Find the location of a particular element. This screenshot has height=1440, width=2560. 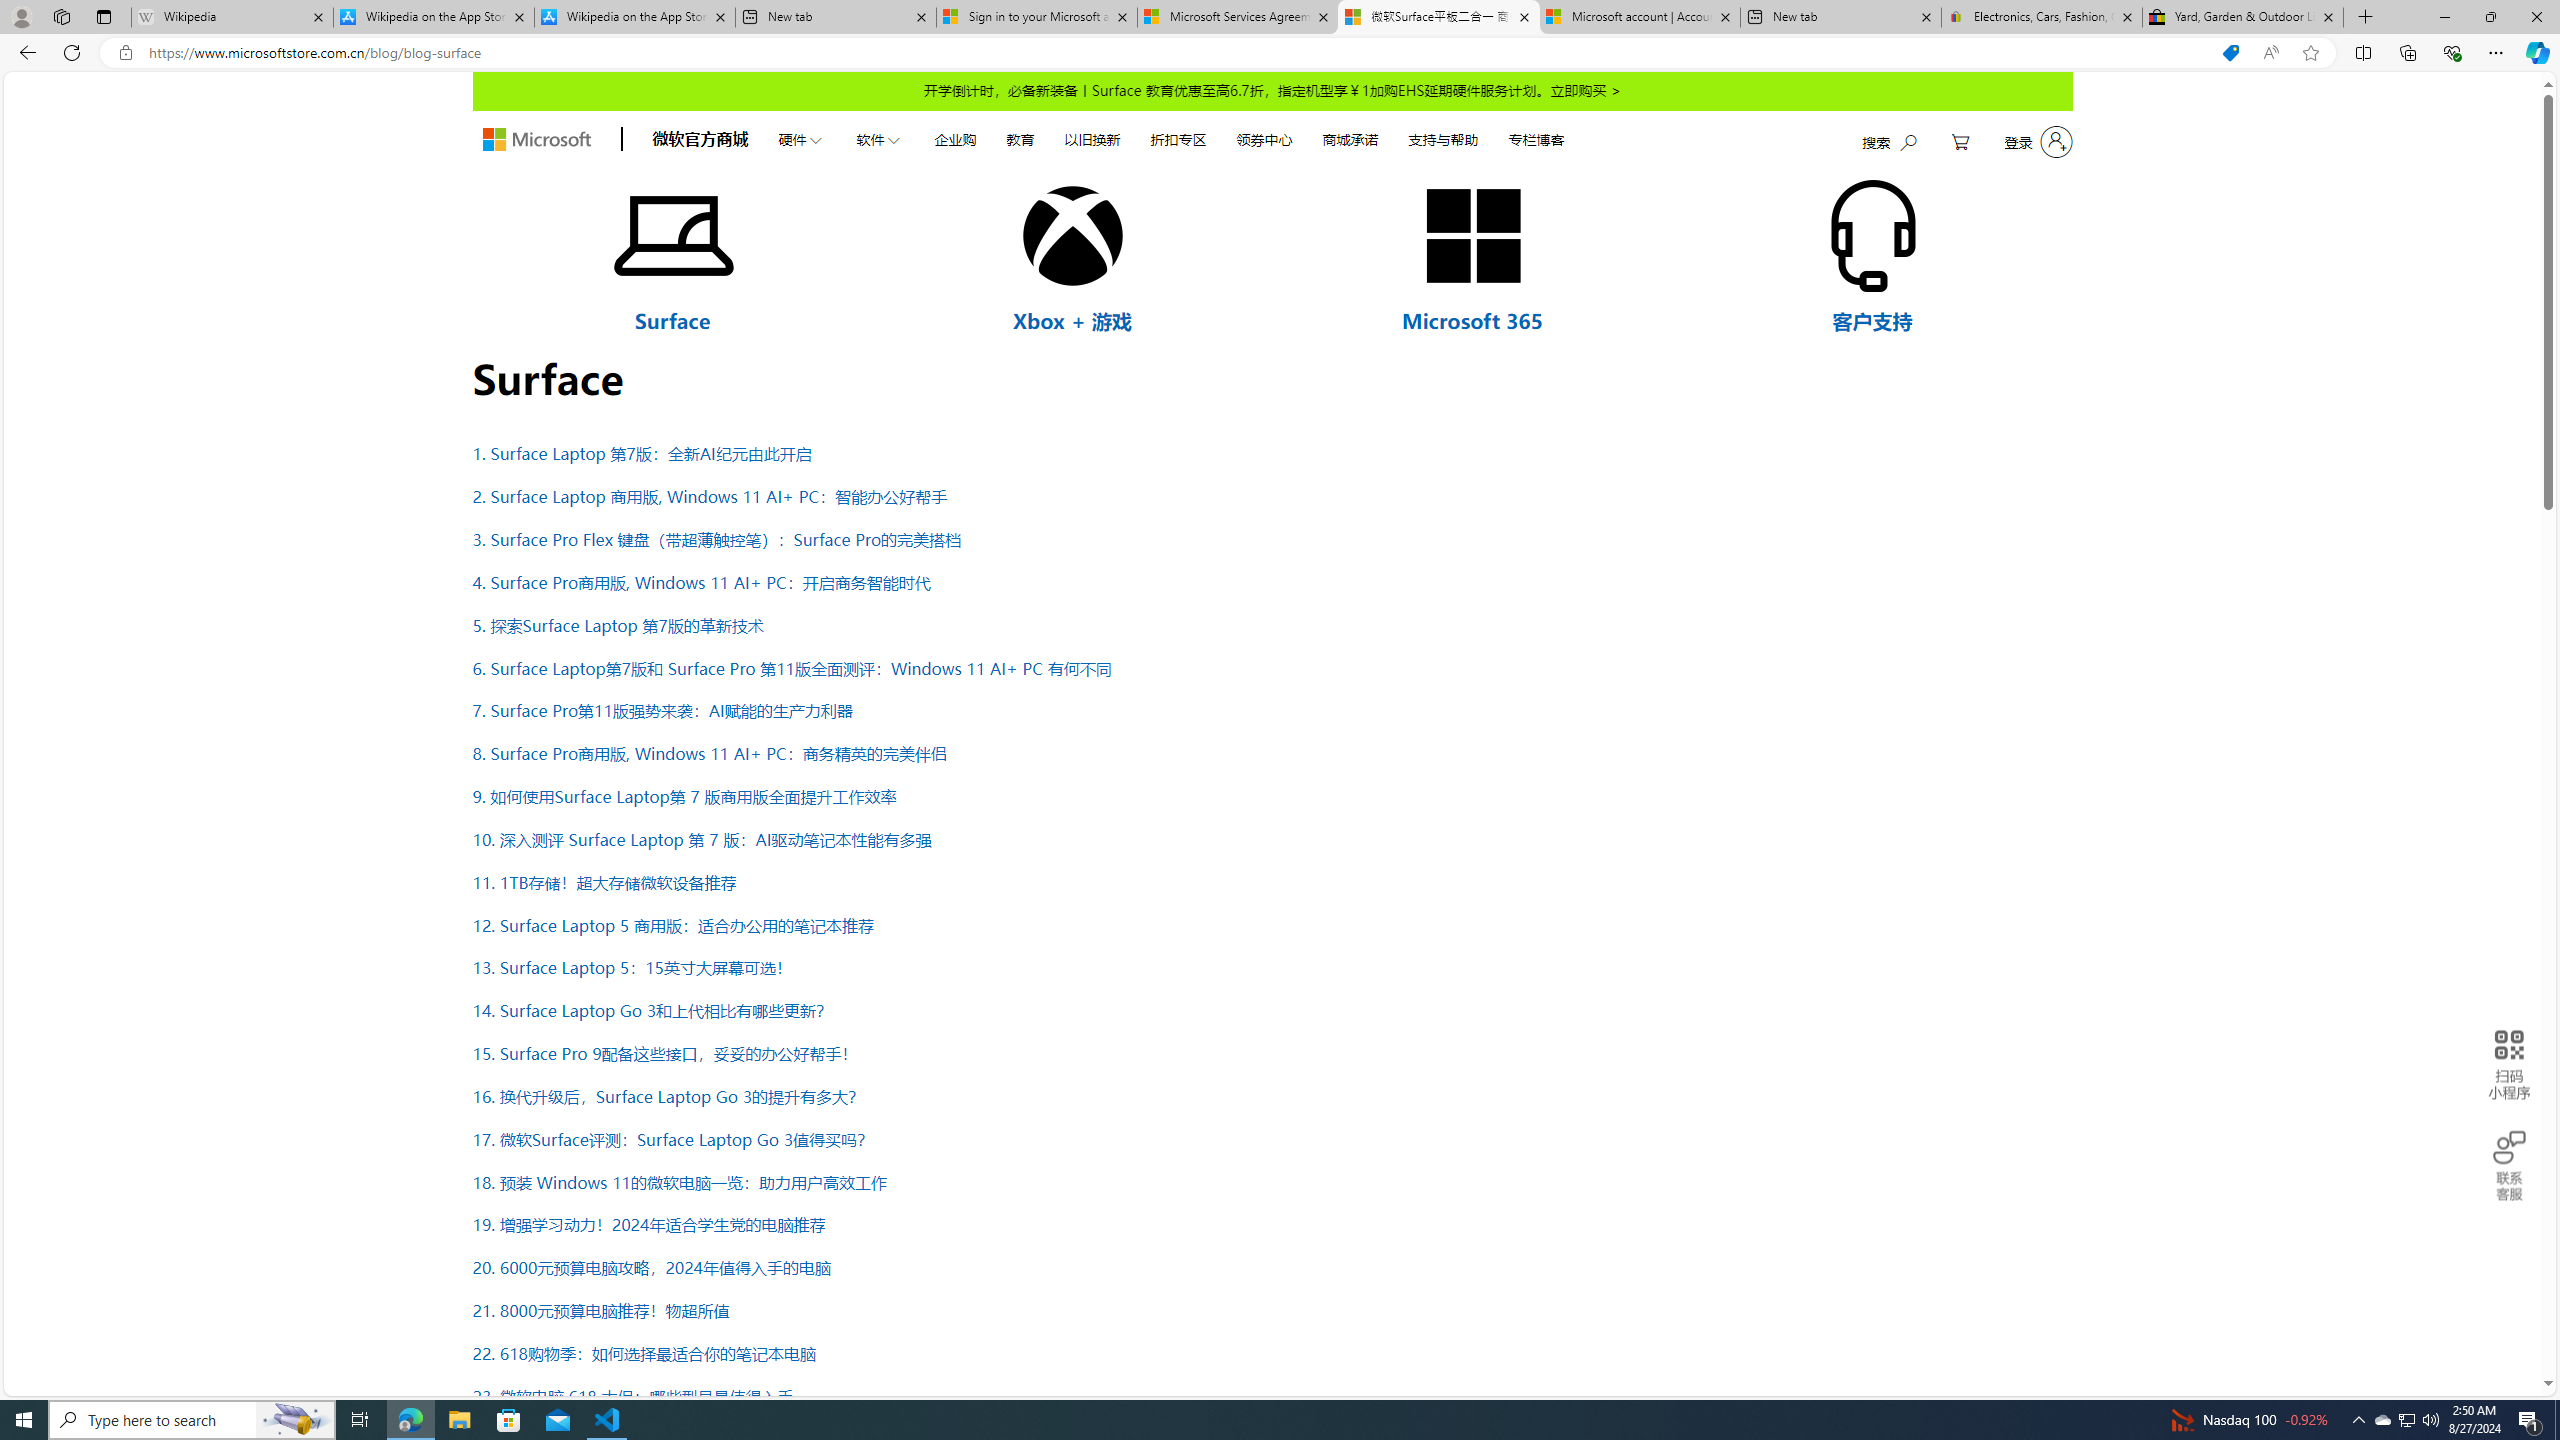

'Back' is located at coordinates (24, 51).